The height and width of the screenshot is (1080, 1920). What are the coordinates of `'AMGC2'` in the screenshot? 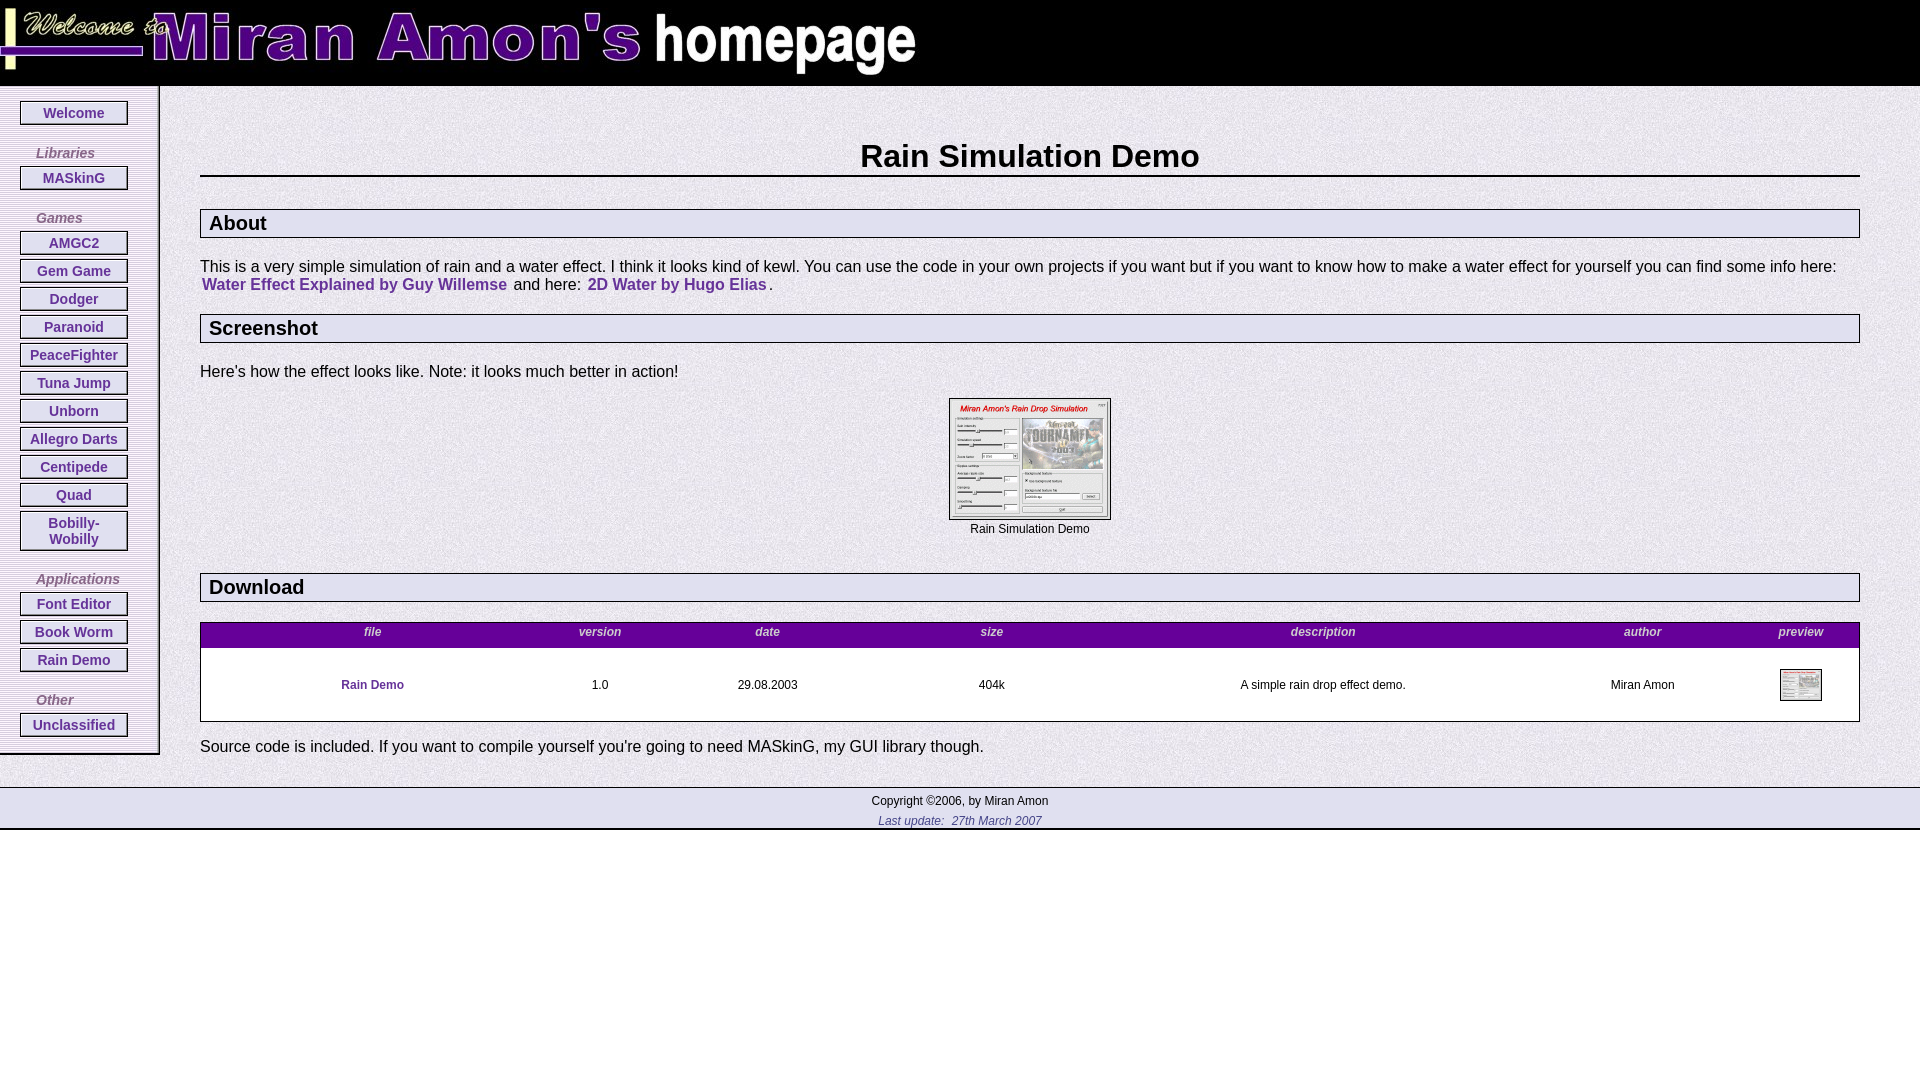 It's located at (73, 242).